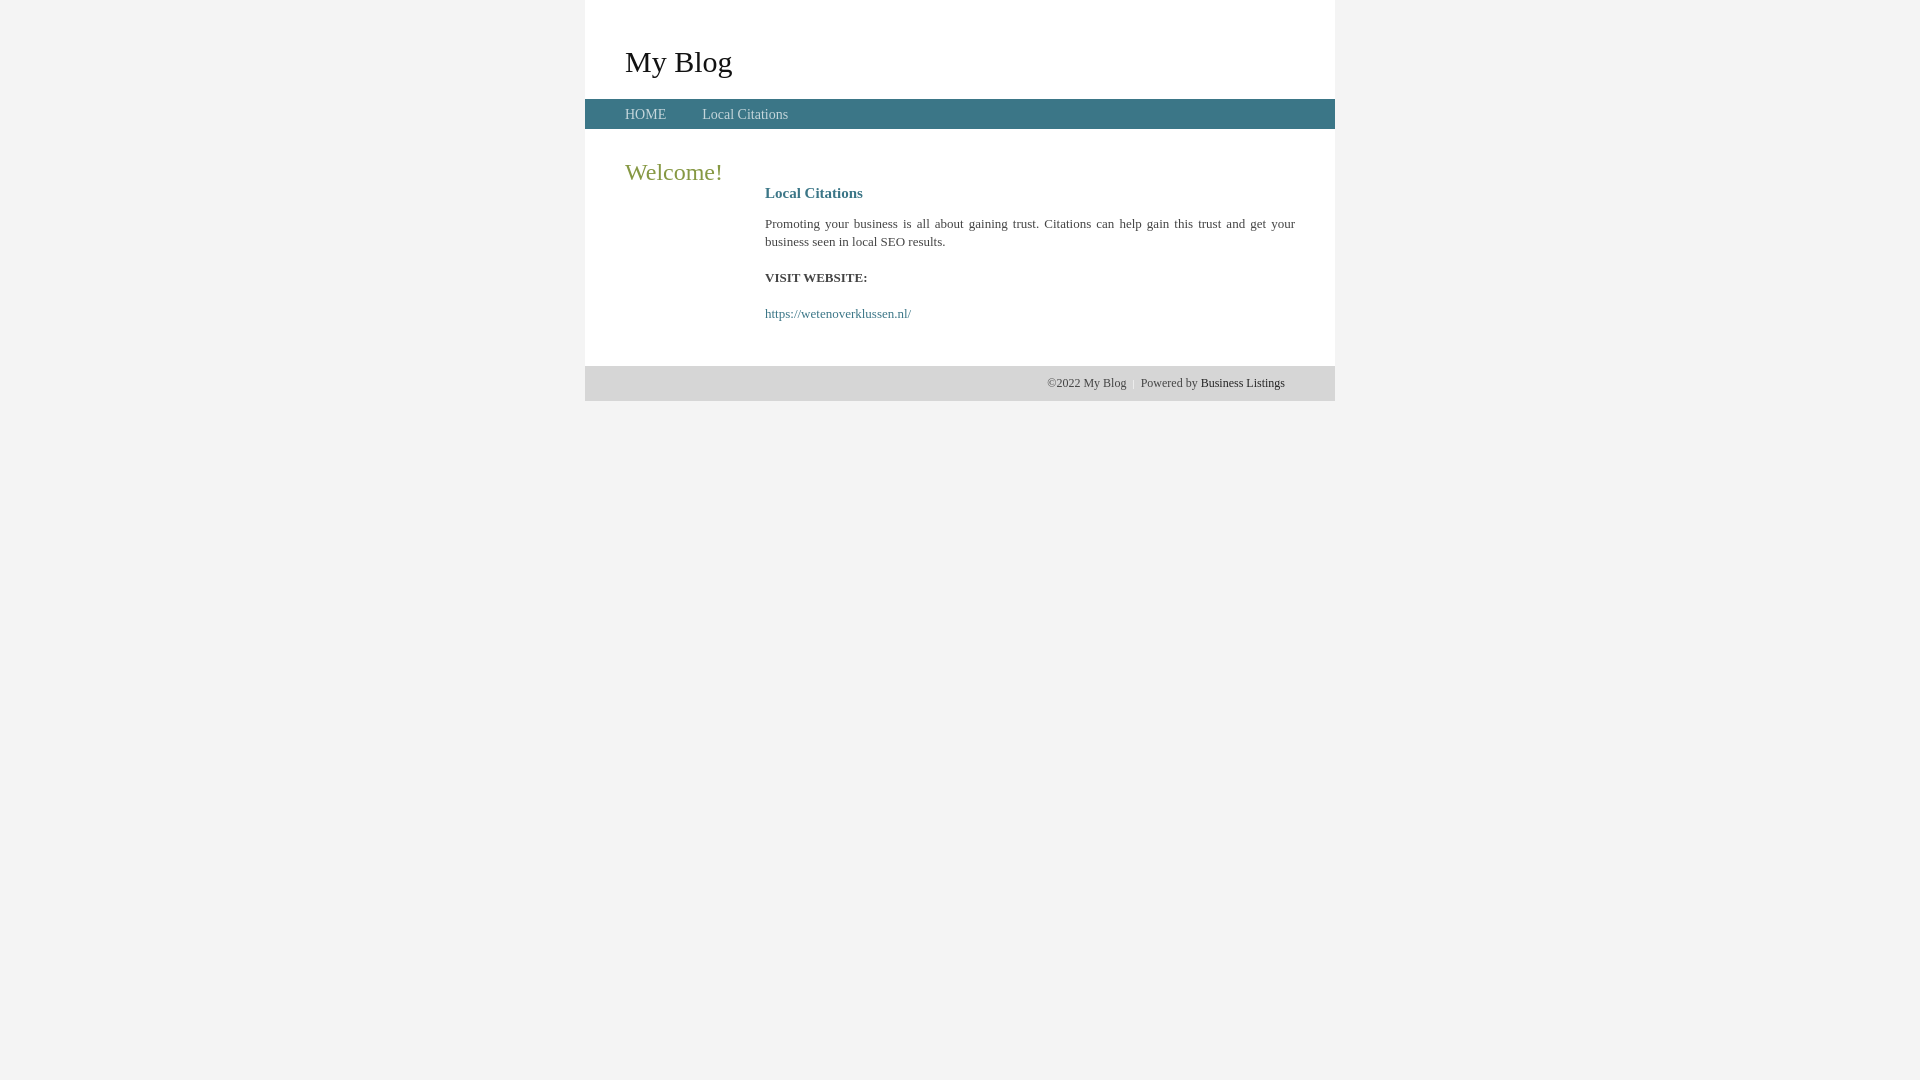 This screenshot has height=1080, width=1920. What do you see at coordinates (838, 313) in the screenshot?
I see `'https://wetenoverklussen.nl/'` at bounding box center [838, 313].